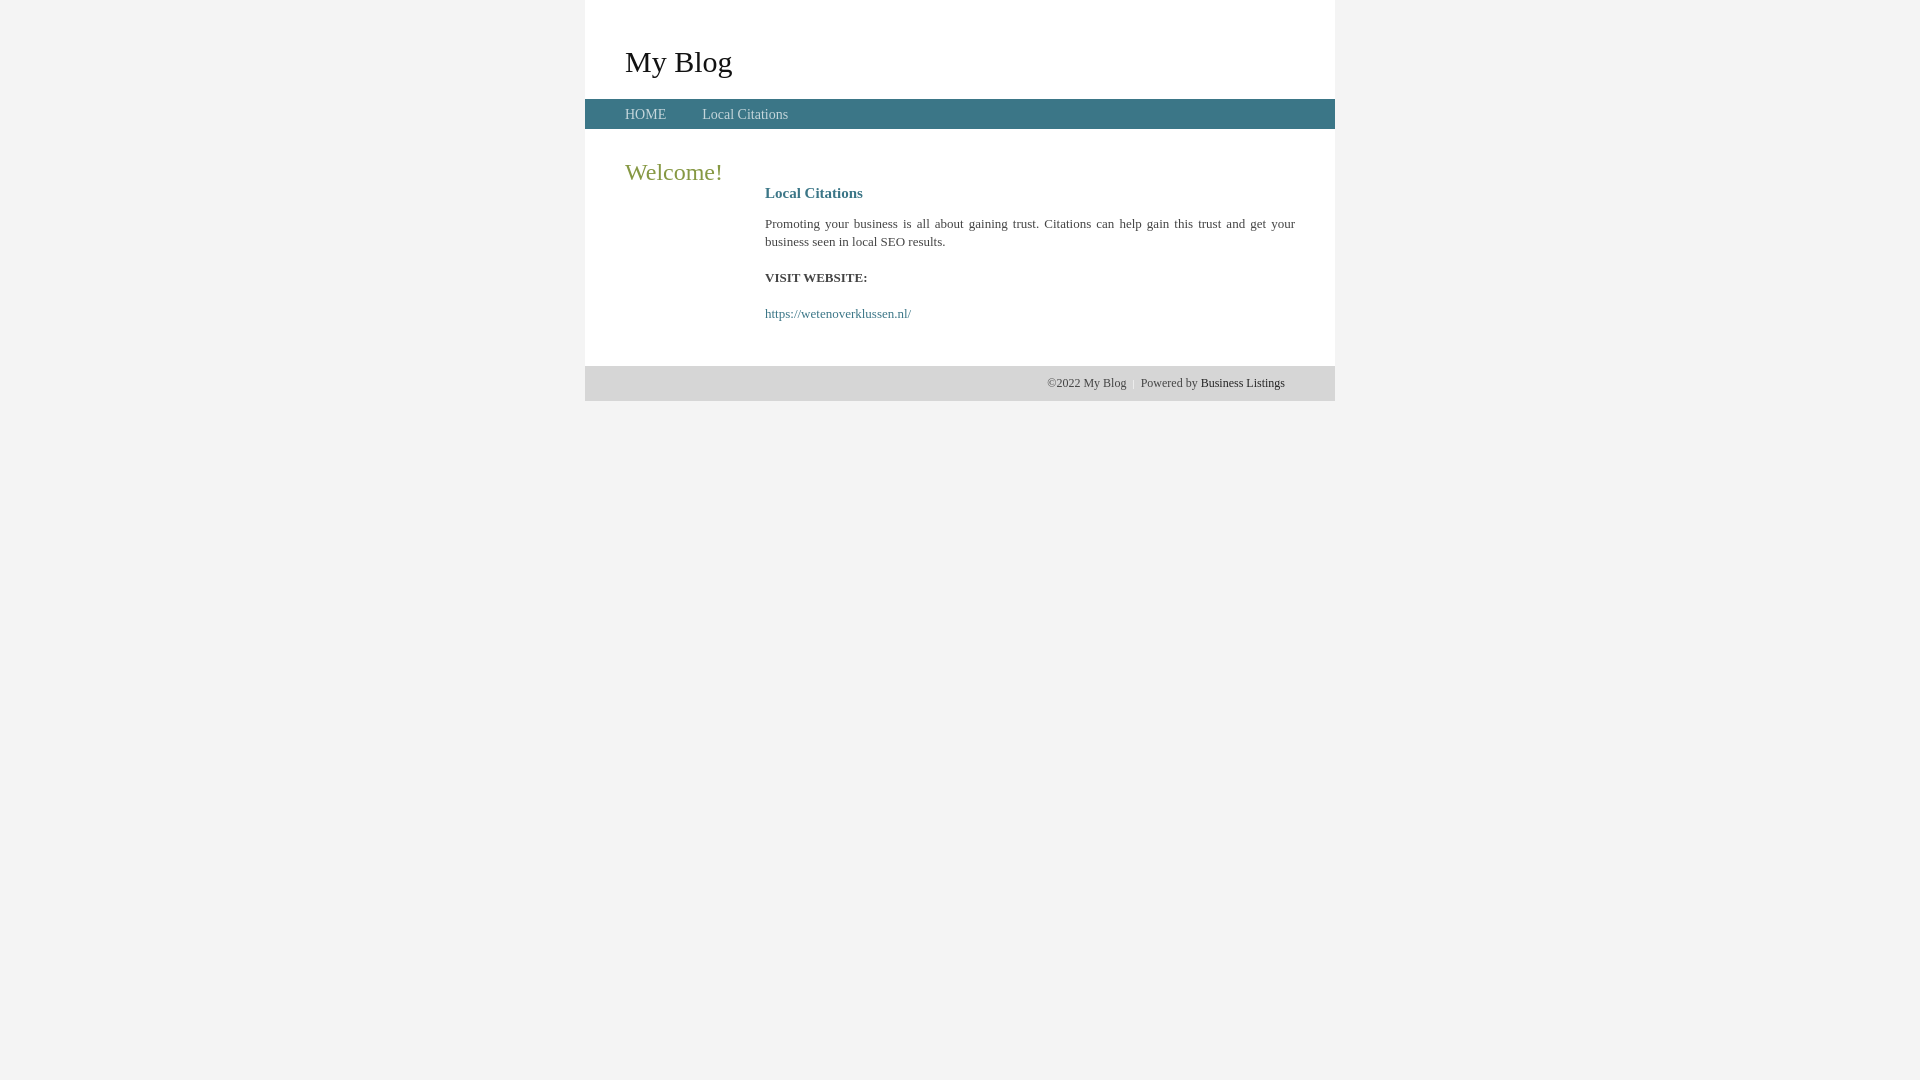 This screenshot has height=1080, width=1920. What do you see at coordinates (838, 313) in the screenshot?
I see `'https://wetenoverklussen.nl/'` at bounding box center [838, 313].